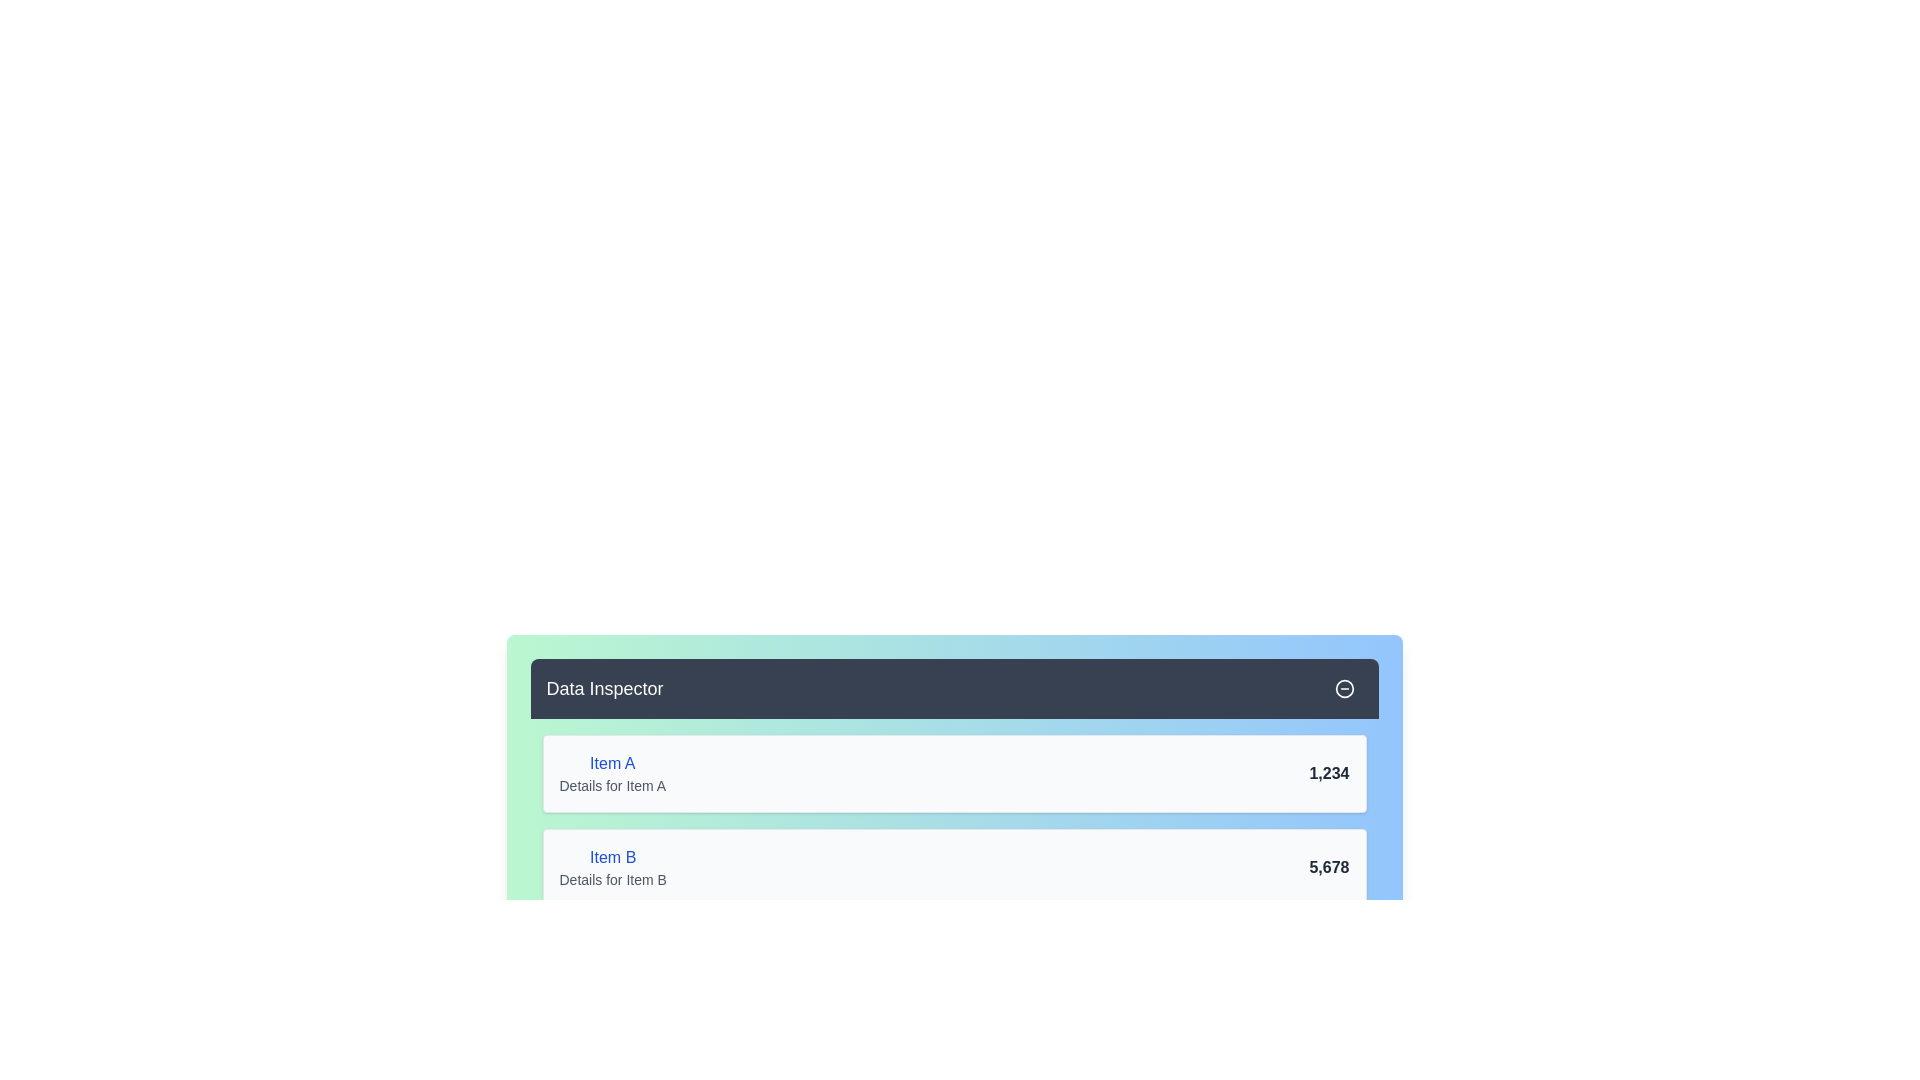 The image size is (1920, 1080). I want to click on text from the text block that contains 'Item A' styled in blue and bold, and 'Details for Item A' in smaller gray font, located in the upper card of the list under the title 'Data Inspector', so click(611, 773).